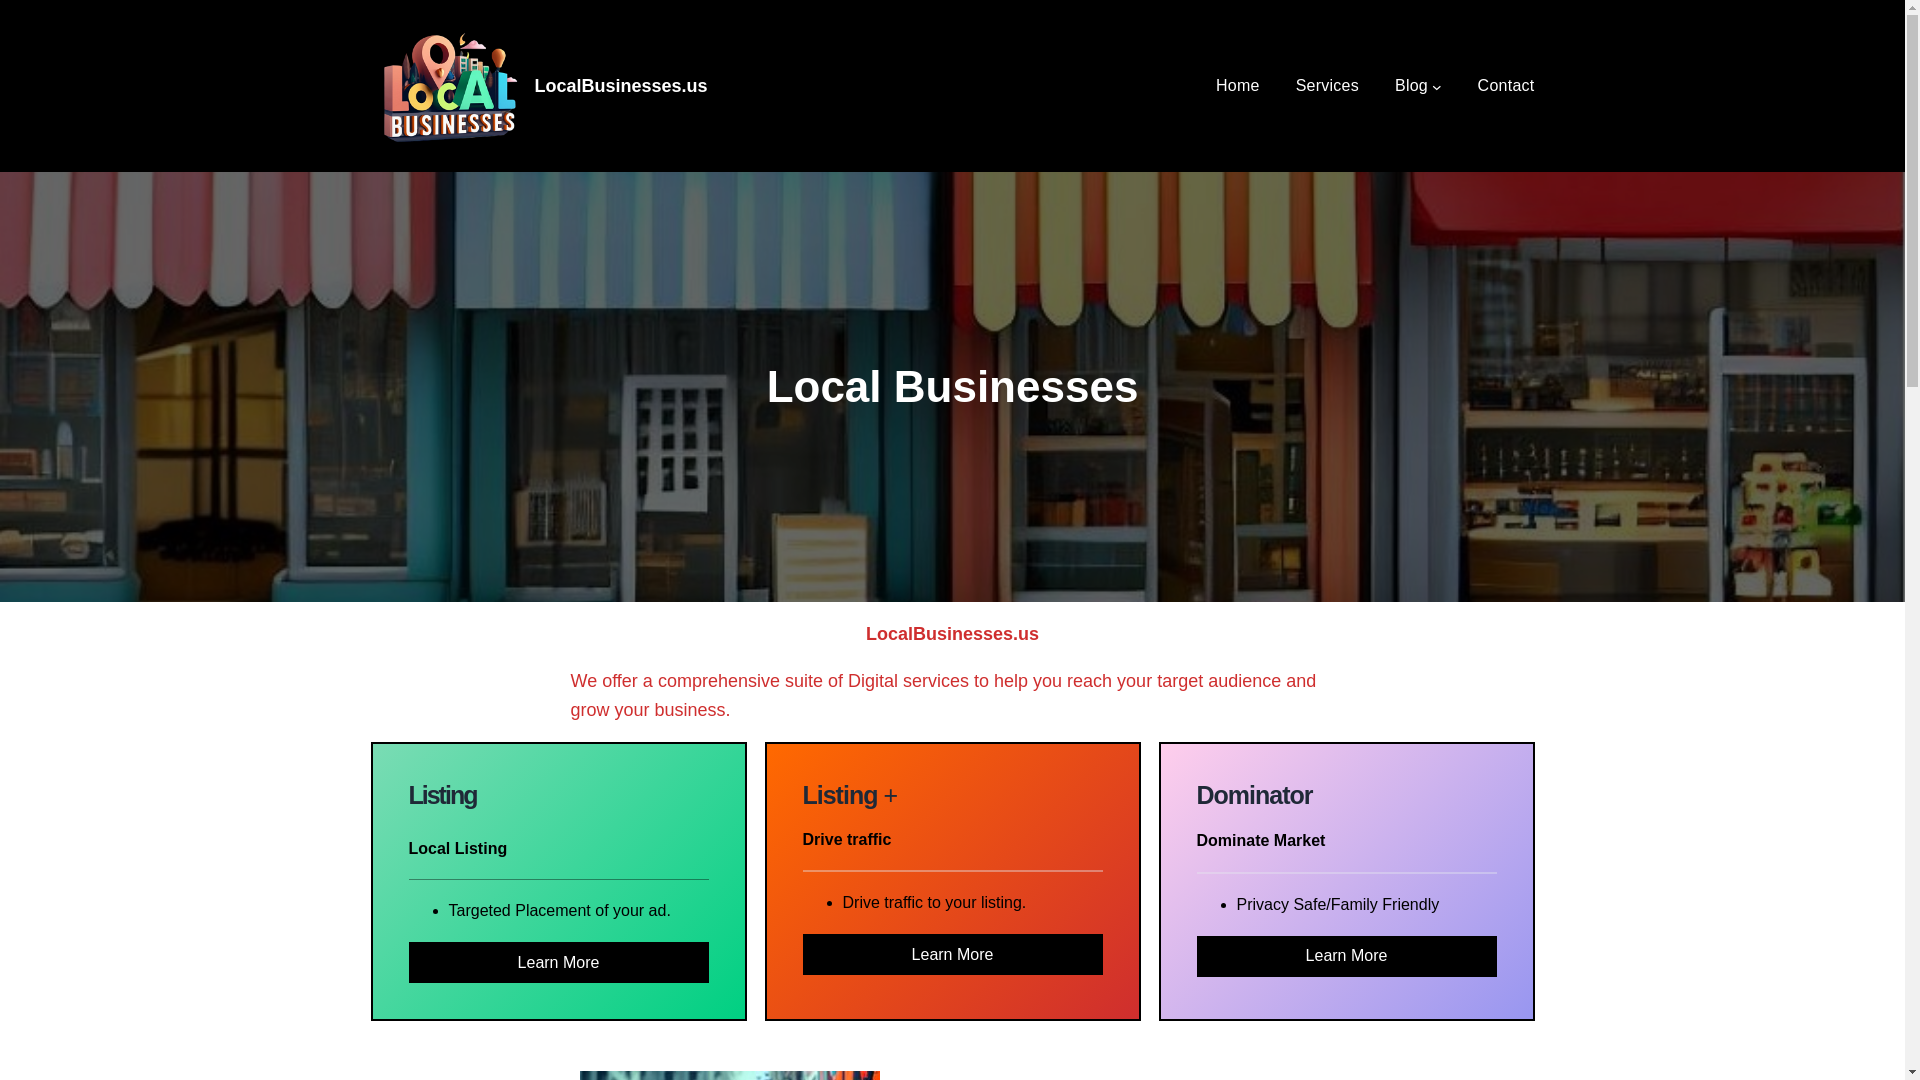 This screenshot has height=1080, width=1920. What do you see at coordinates (1506, 84) in the screenshot?
I see `'Contact'` at bounding box center [1506, 84].